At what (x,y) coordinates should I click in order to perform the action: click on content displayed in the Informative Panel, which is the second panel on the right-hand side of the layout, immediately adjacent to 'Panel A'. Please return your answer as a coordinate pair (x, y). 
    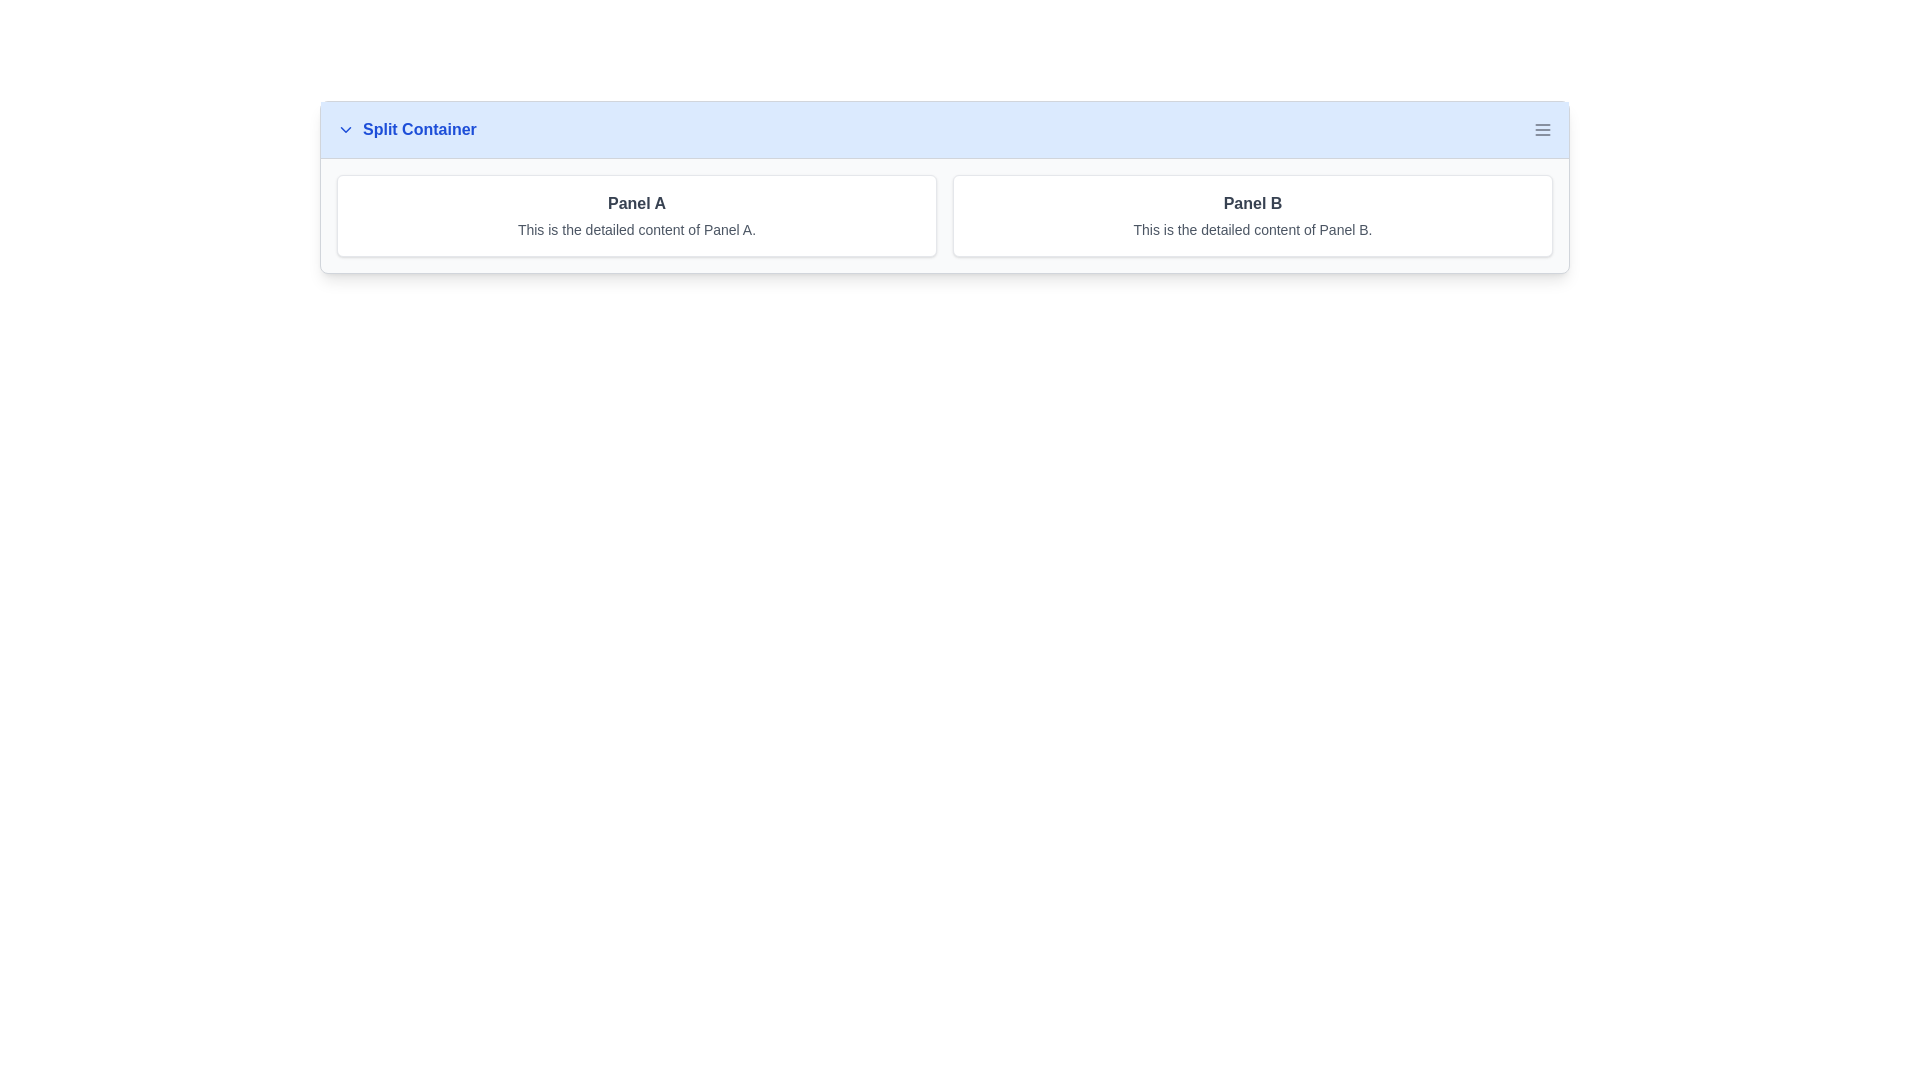
    Looking at the image, I should click on (1251, 216).